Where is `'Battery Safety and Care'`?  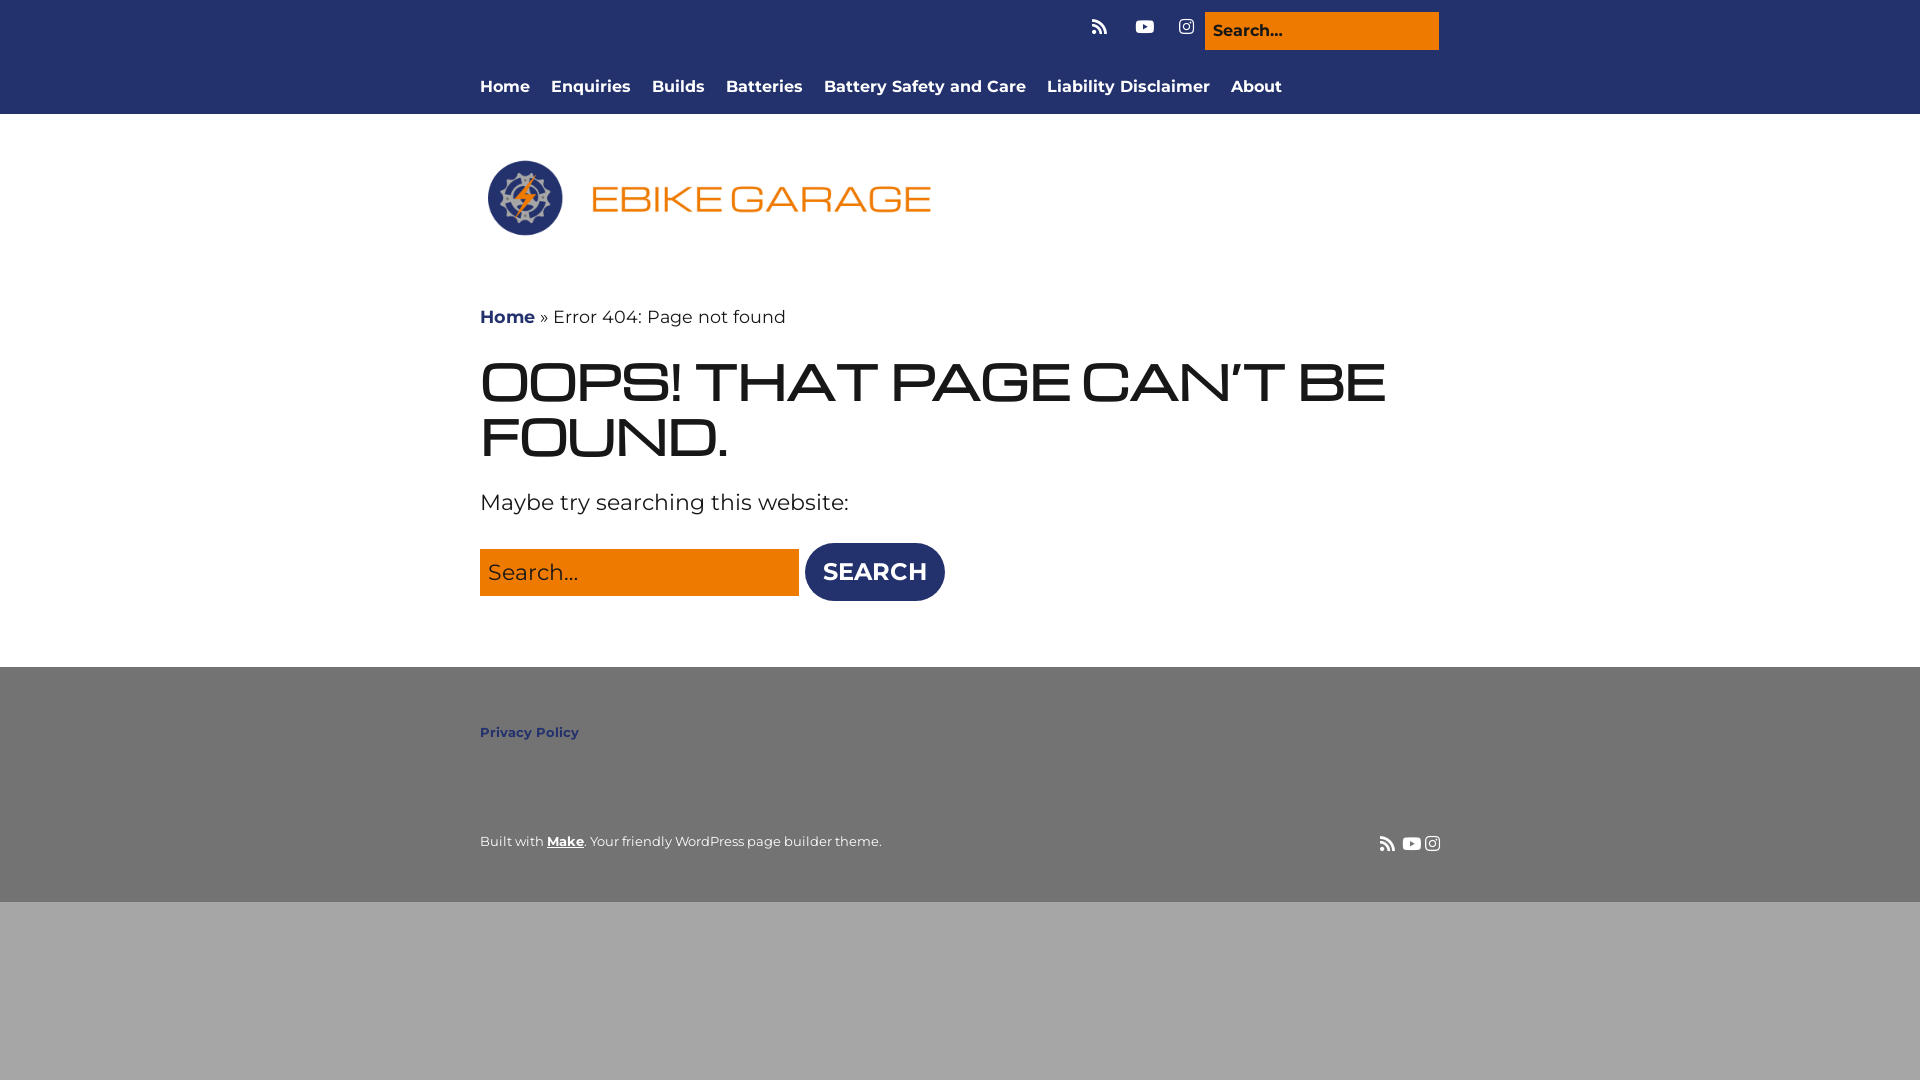
'Battery Safety and Care' is located at coordinates (924, 86).